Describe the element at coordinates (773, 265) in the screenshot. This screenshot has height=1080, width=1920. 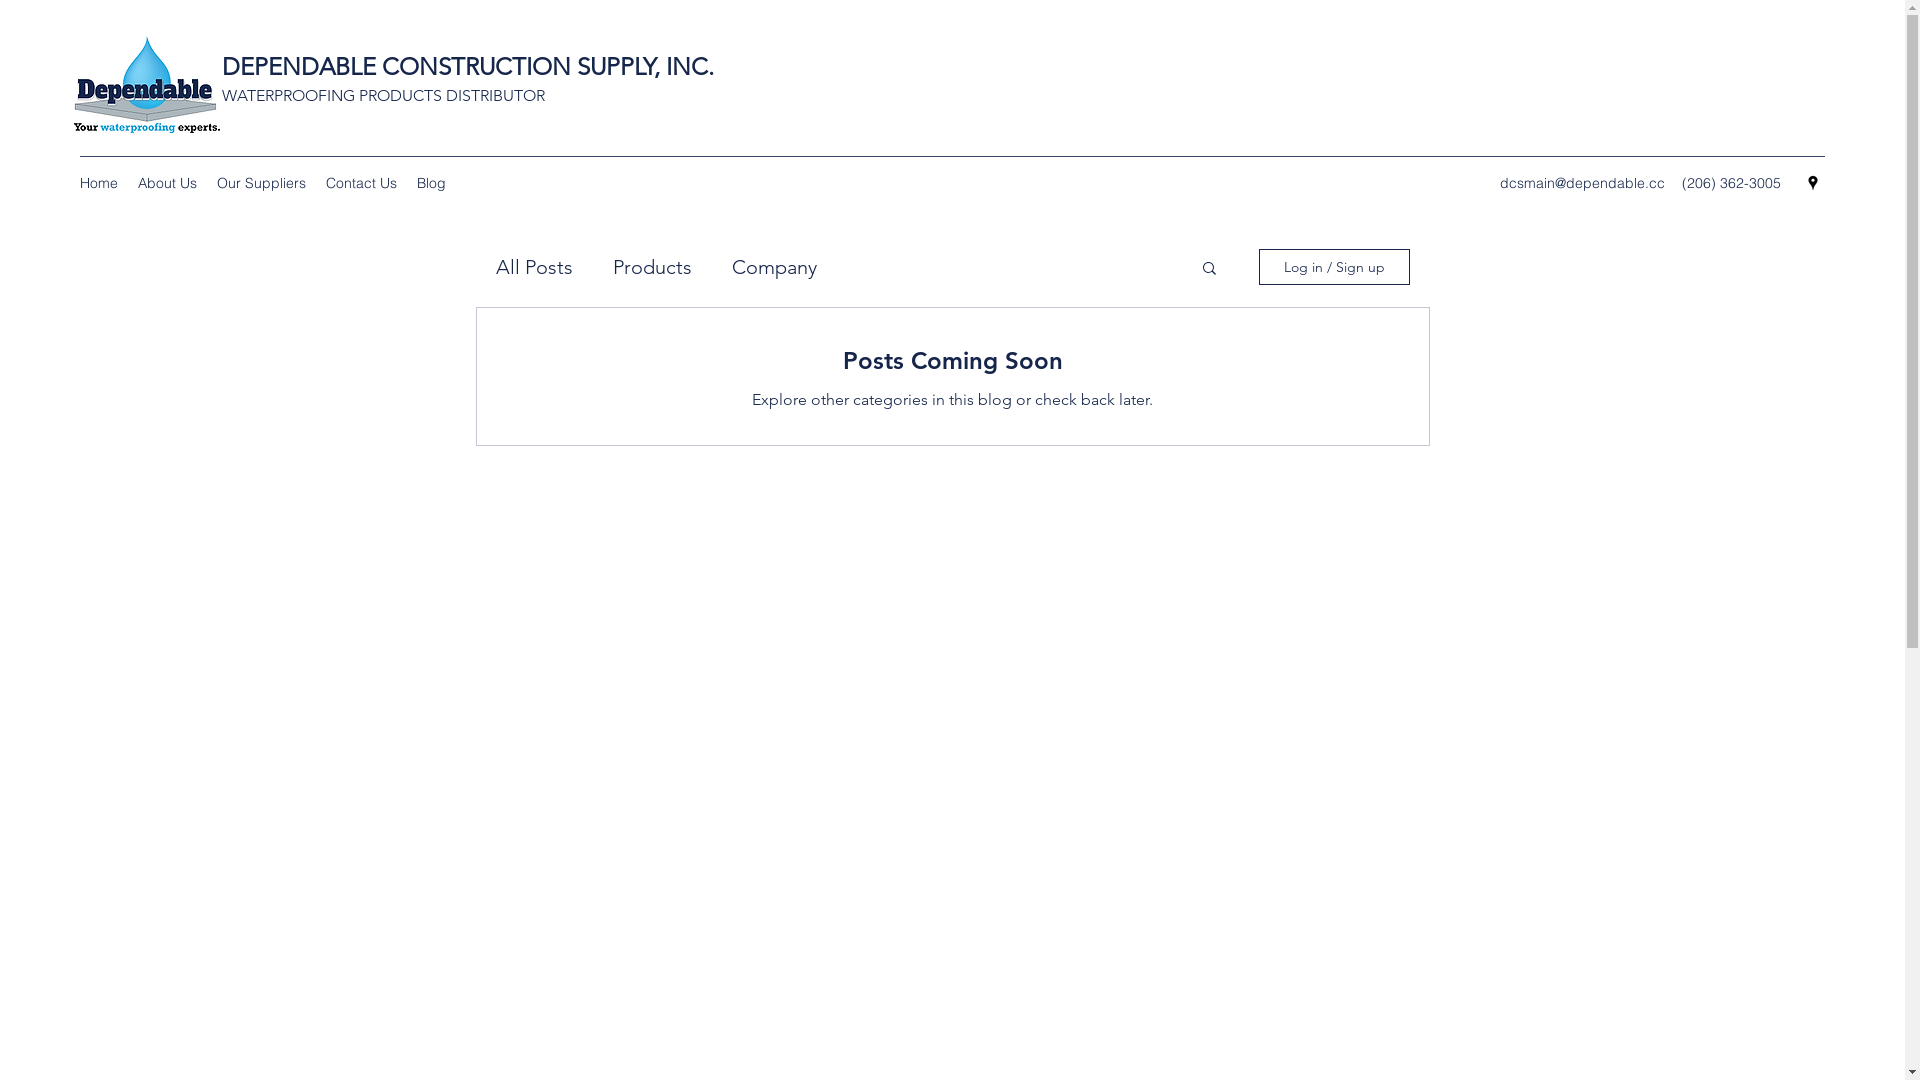
I see `'Company'` at that location.